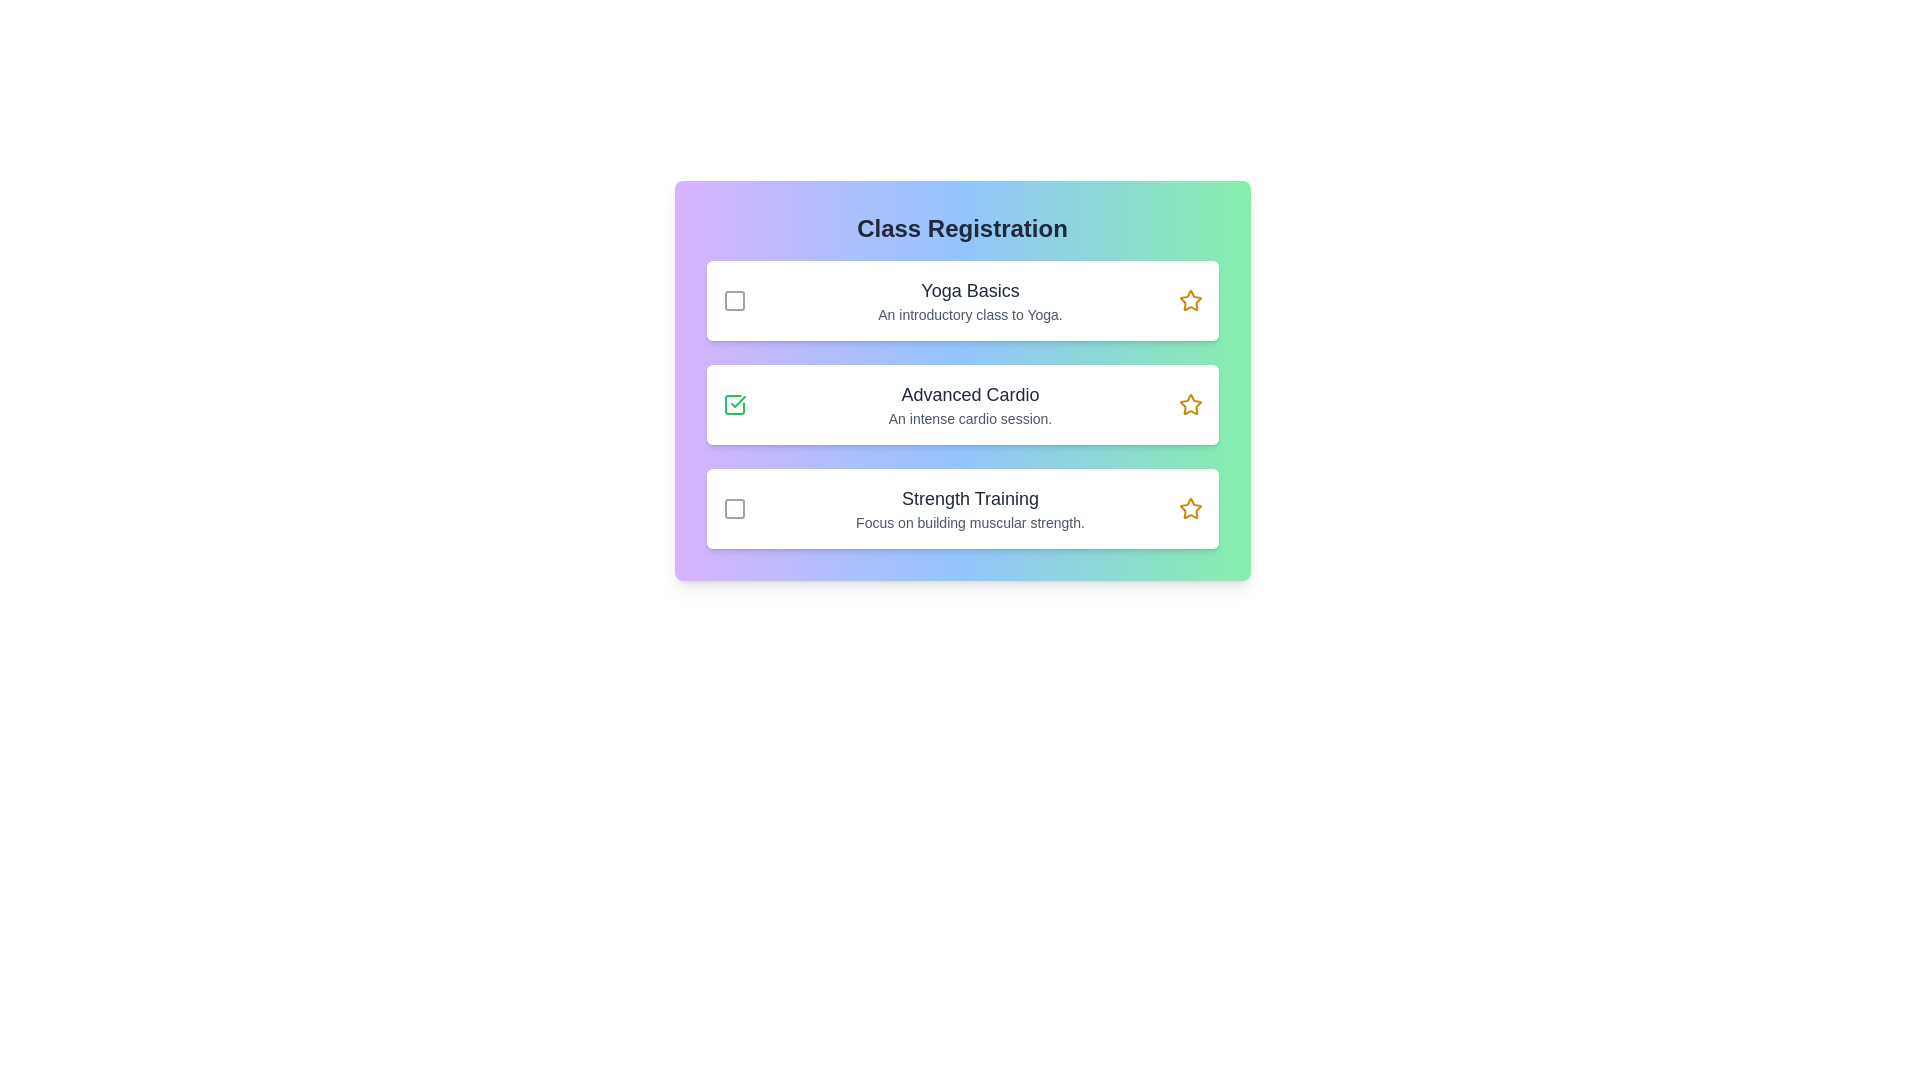 The width and height of the screenshot is (1920, 1080). What do you see at coordinates (1190, 300) in the screenshot?
I see `the star icon to bookmark the class Yoga Basics` at bounding box center [1190, 300].